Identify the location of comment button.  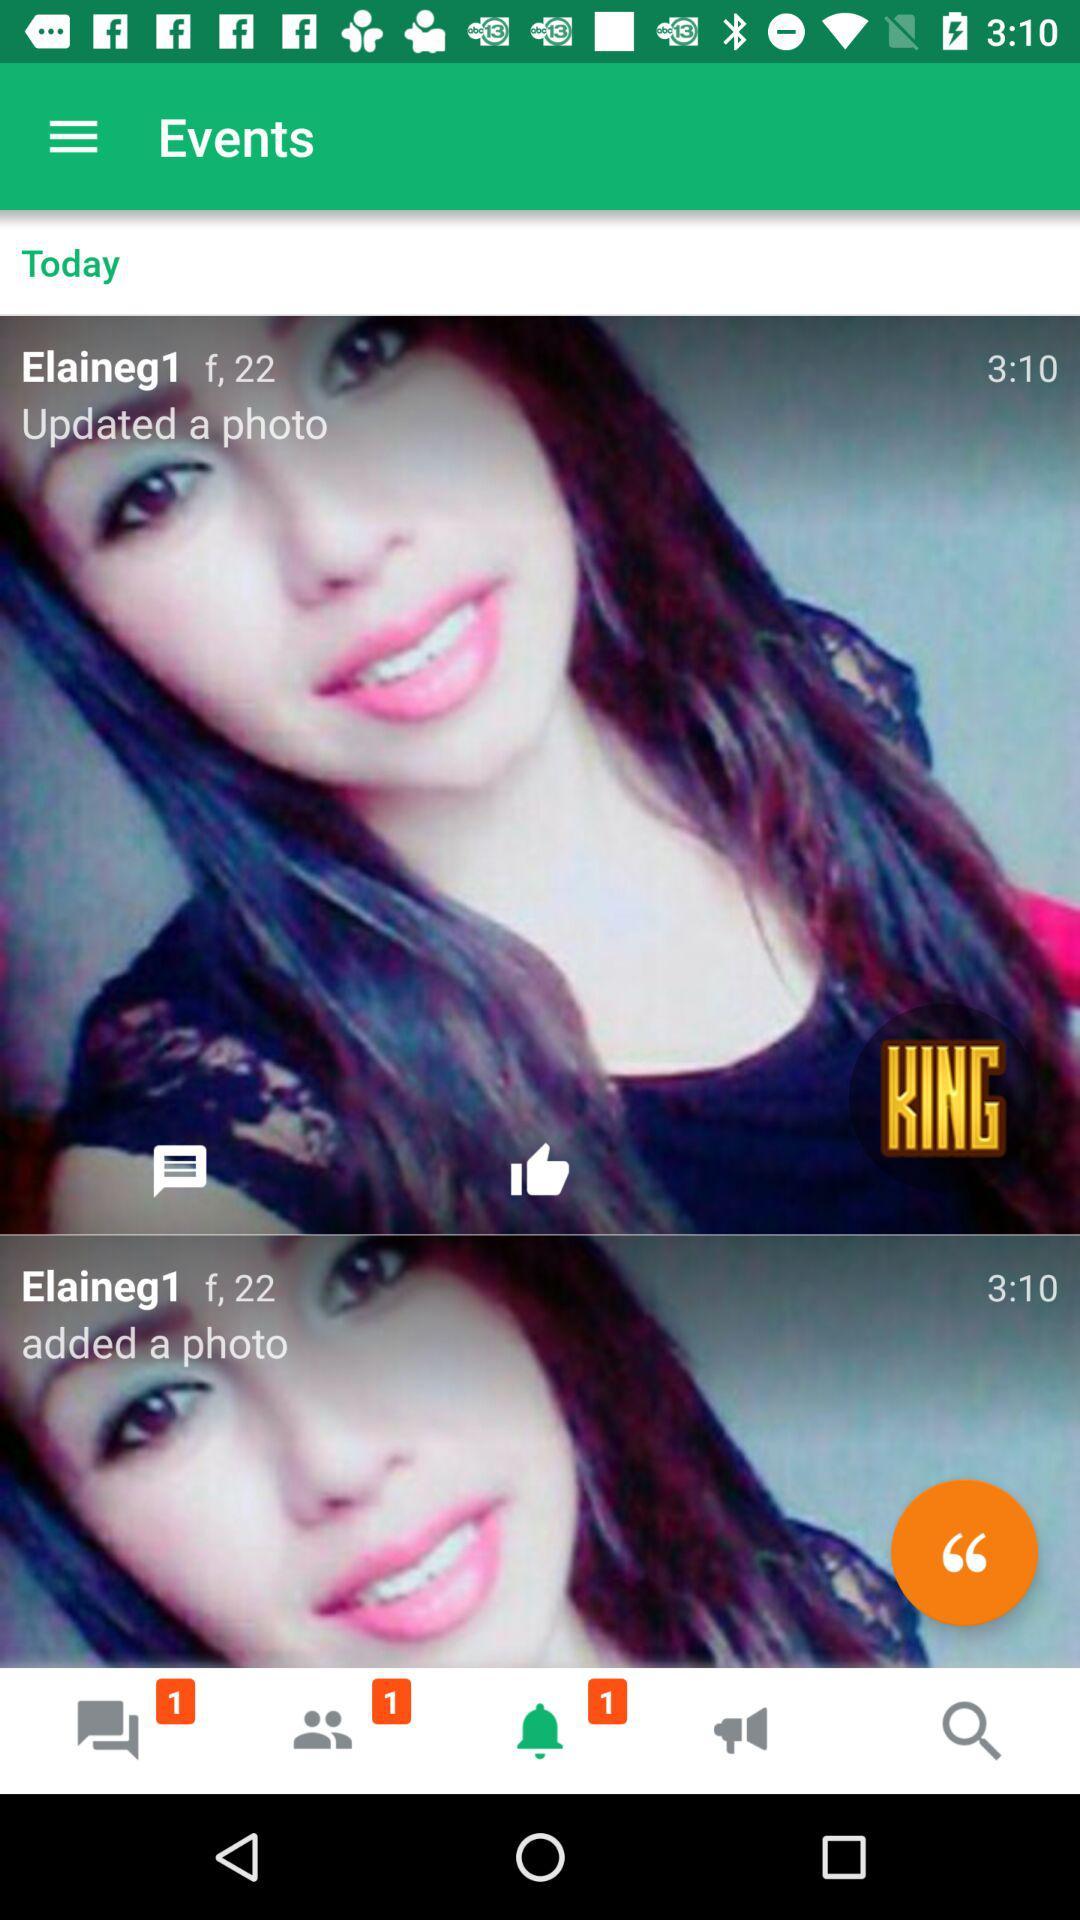
(180, 1171).